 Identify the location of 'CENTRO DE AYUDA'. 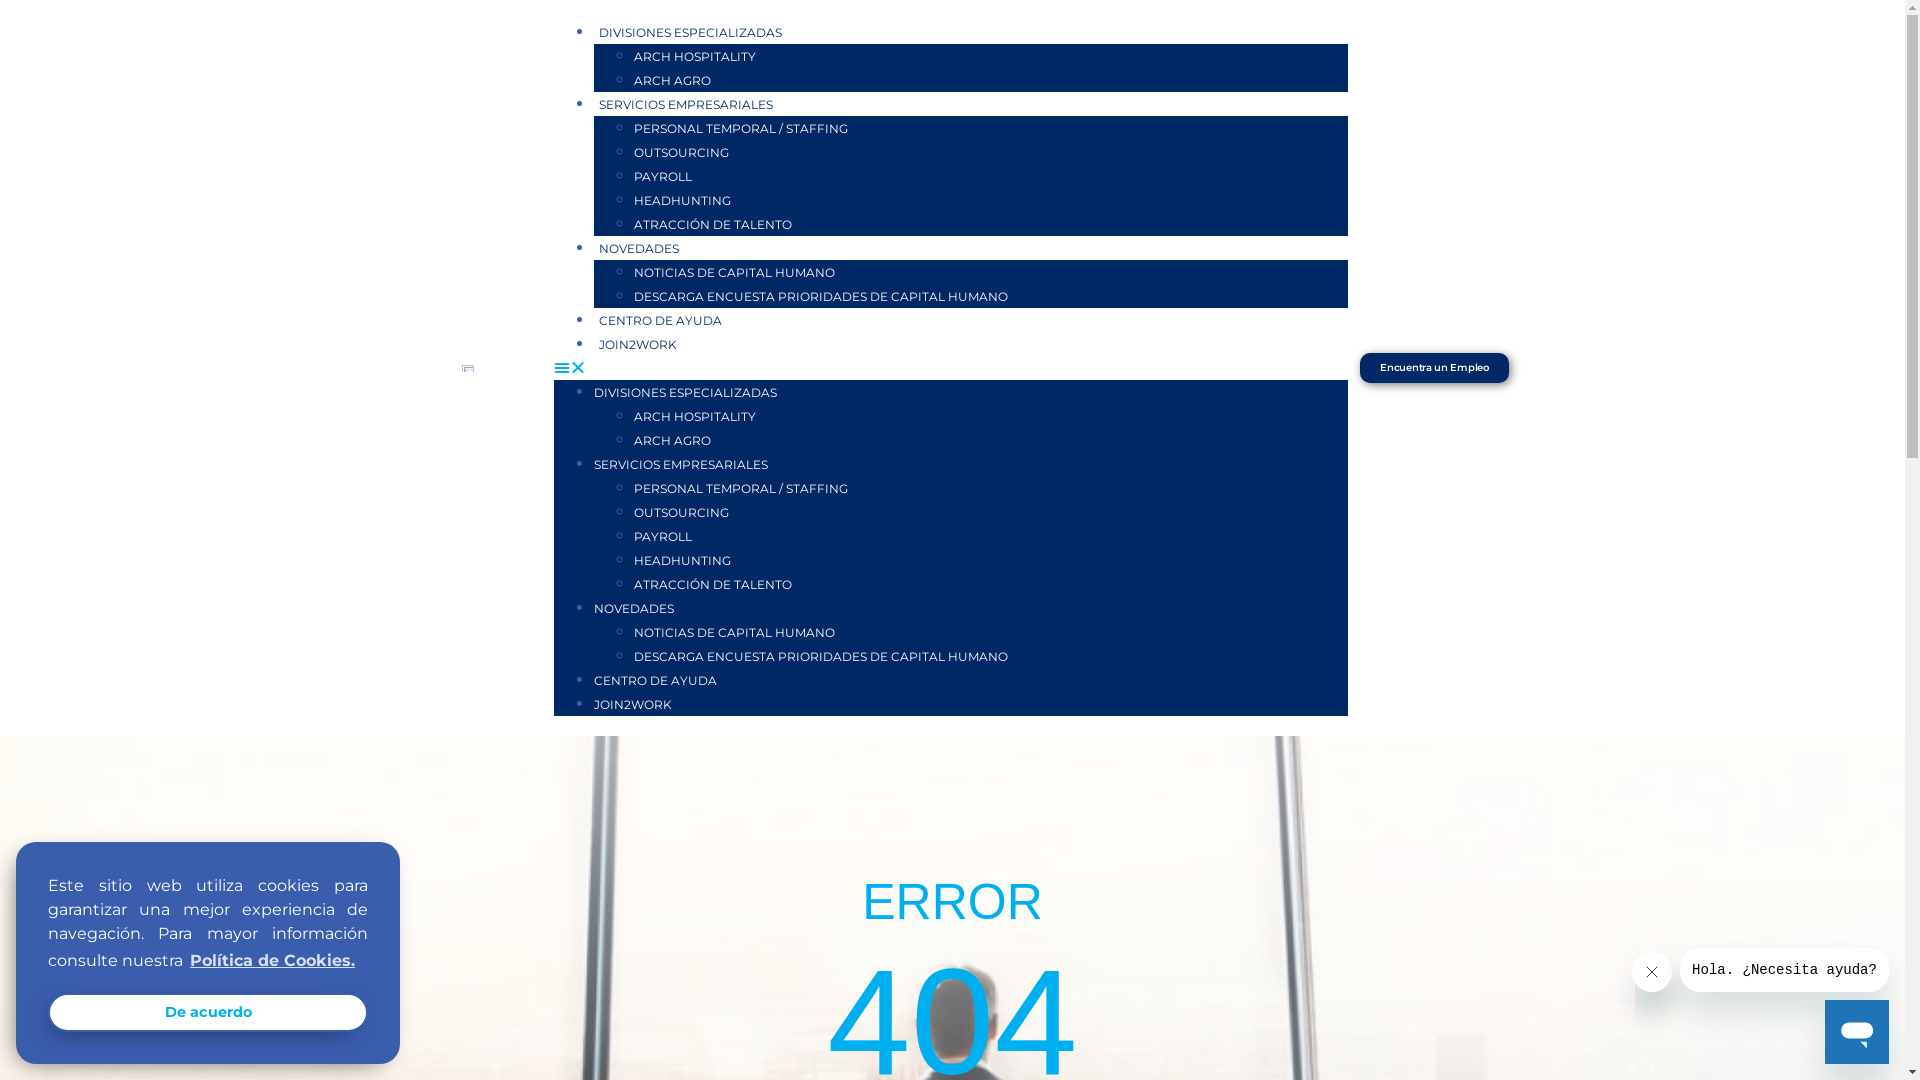
(593, 679).